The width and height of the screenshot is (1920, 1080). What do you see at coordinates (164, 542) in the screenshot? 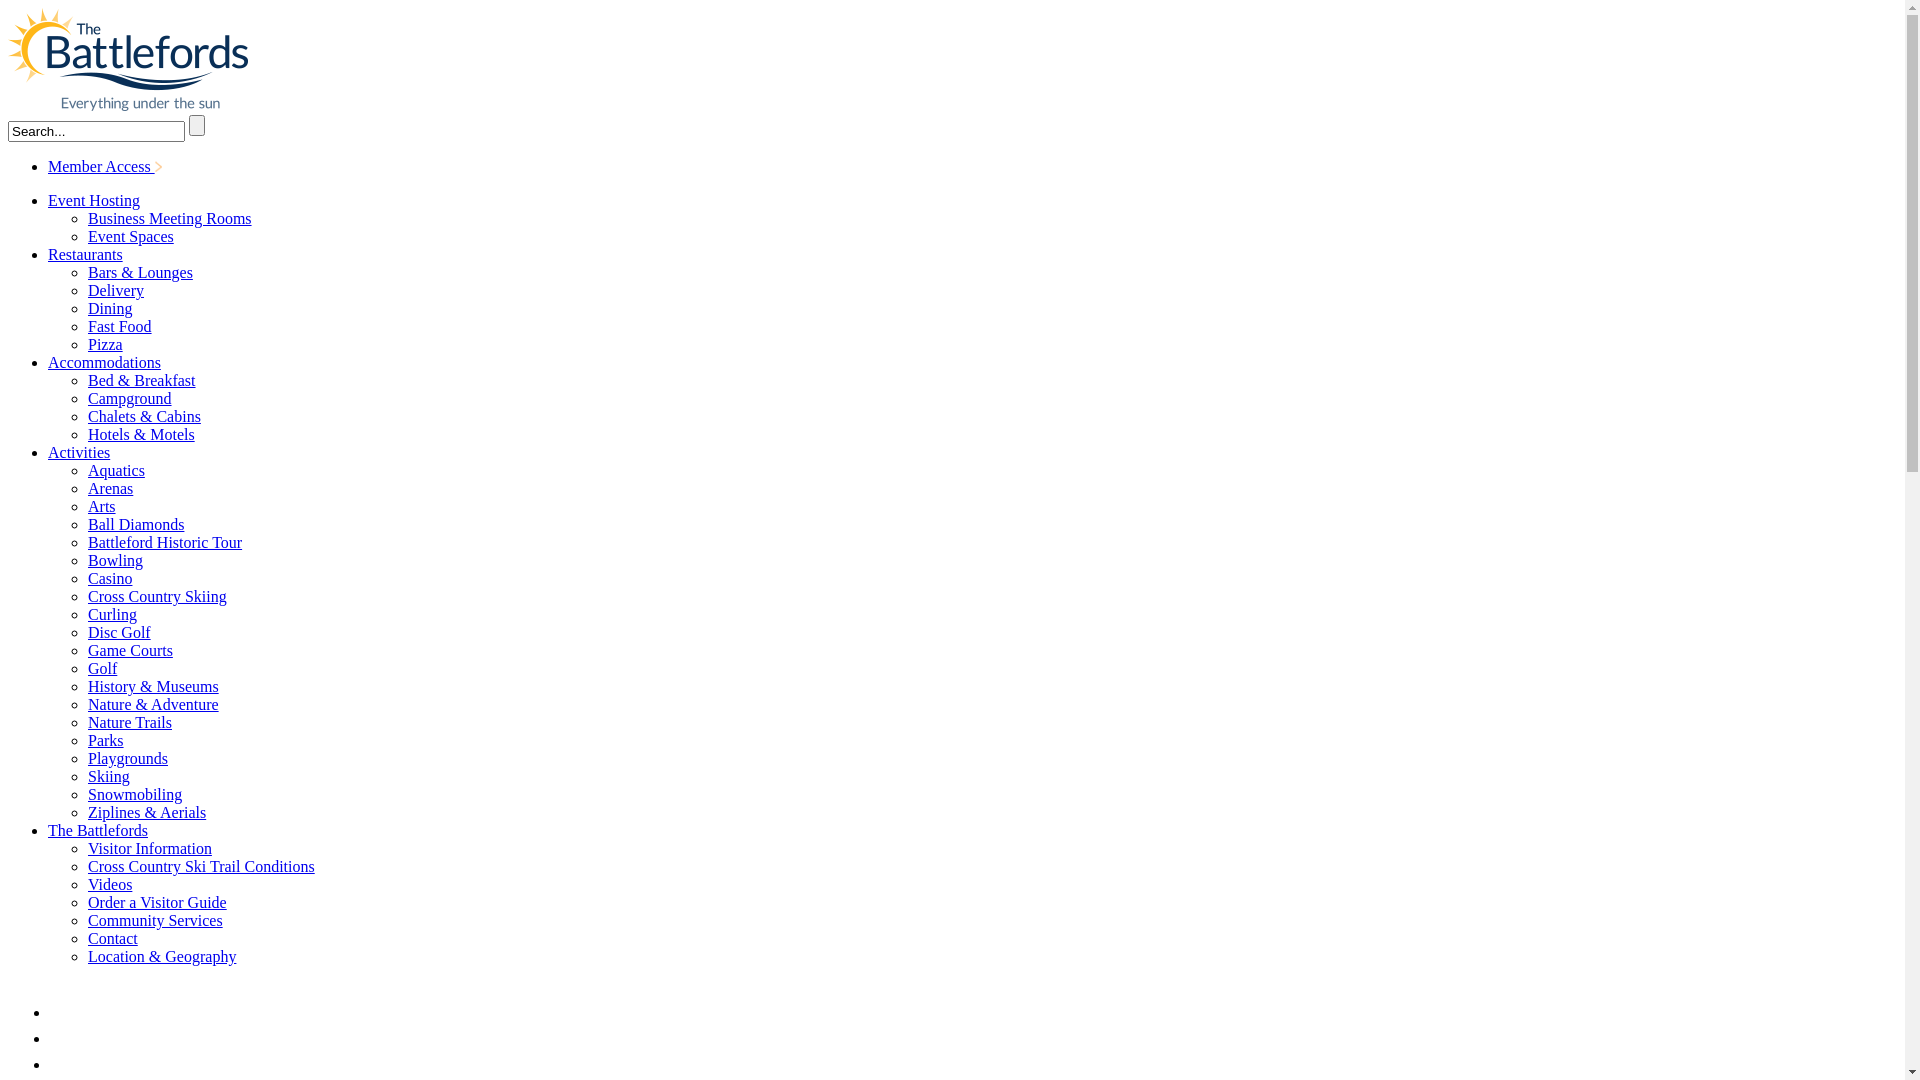
I see `'Battleford Historic Tour'` at bounding box center [164, 542].